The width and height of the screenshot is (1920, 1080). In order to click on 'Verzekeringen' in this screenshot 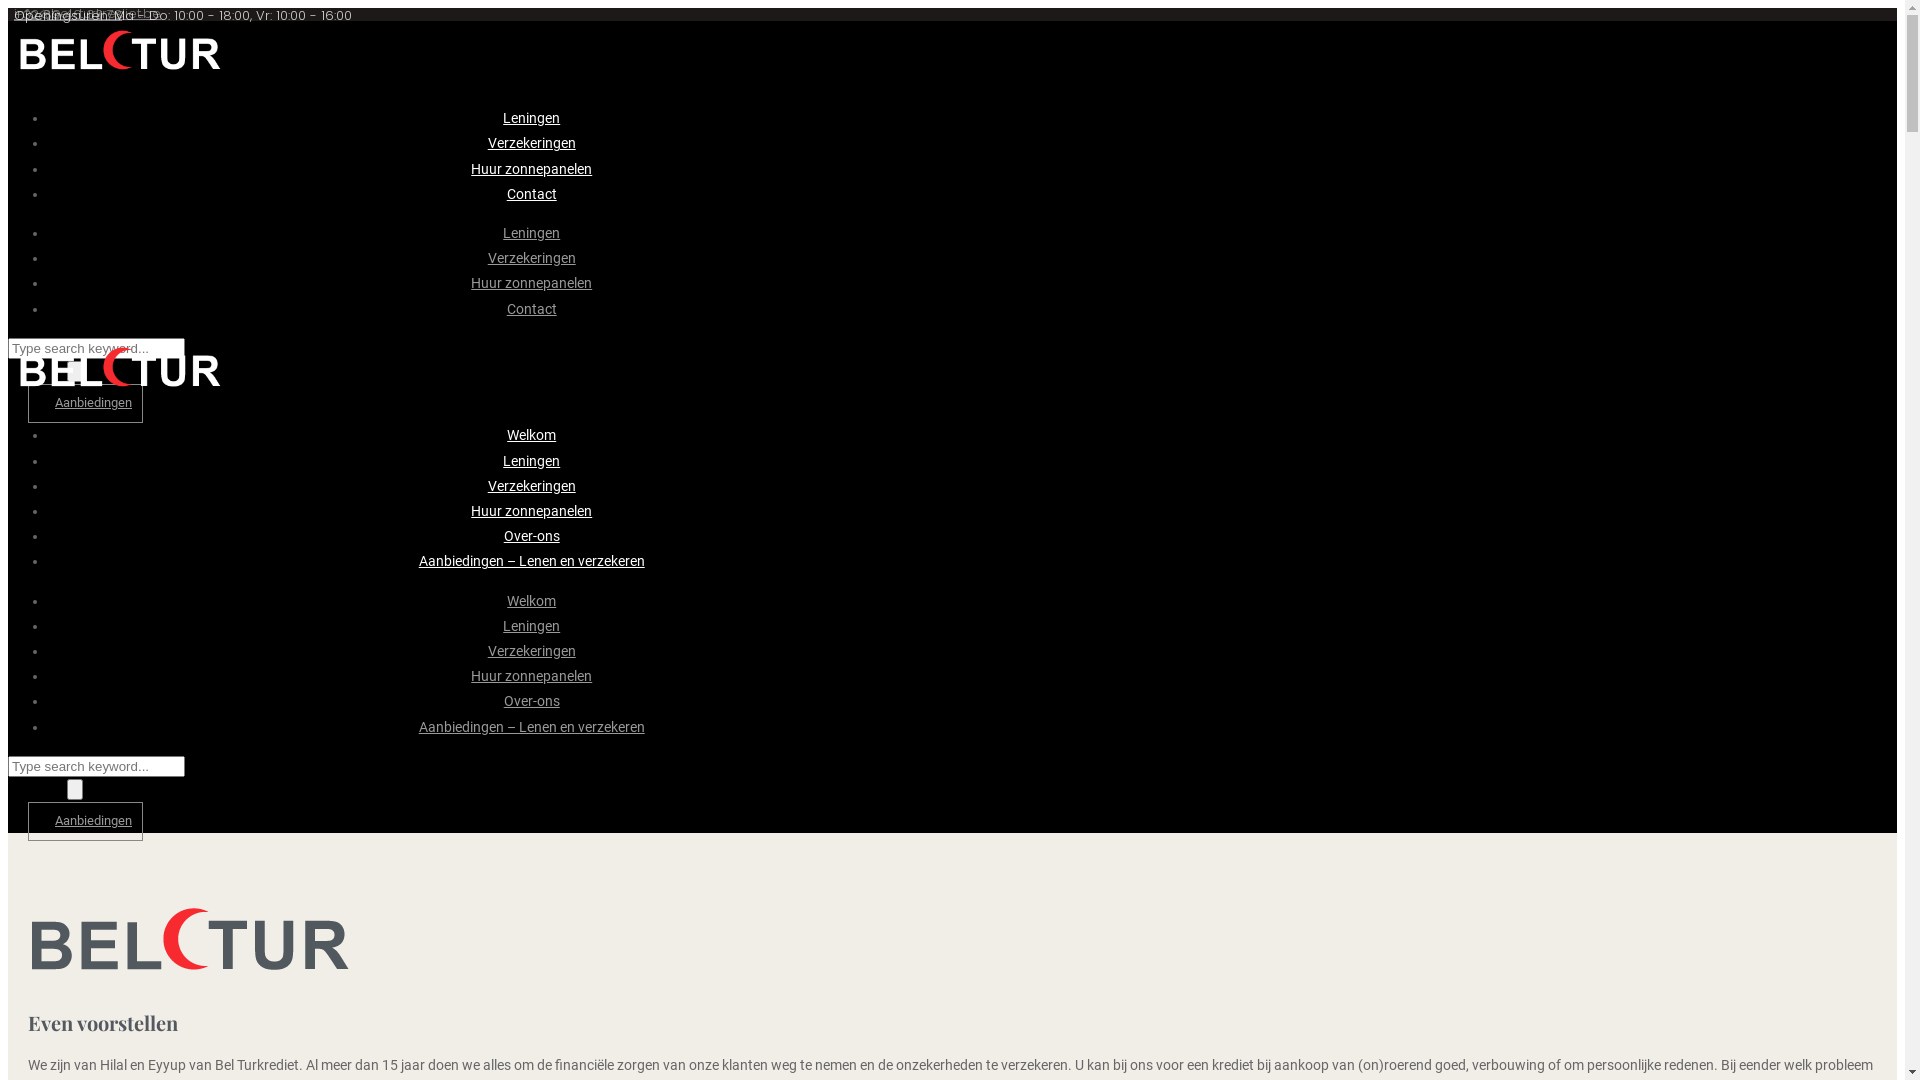, I will do `click(532, 651)`.